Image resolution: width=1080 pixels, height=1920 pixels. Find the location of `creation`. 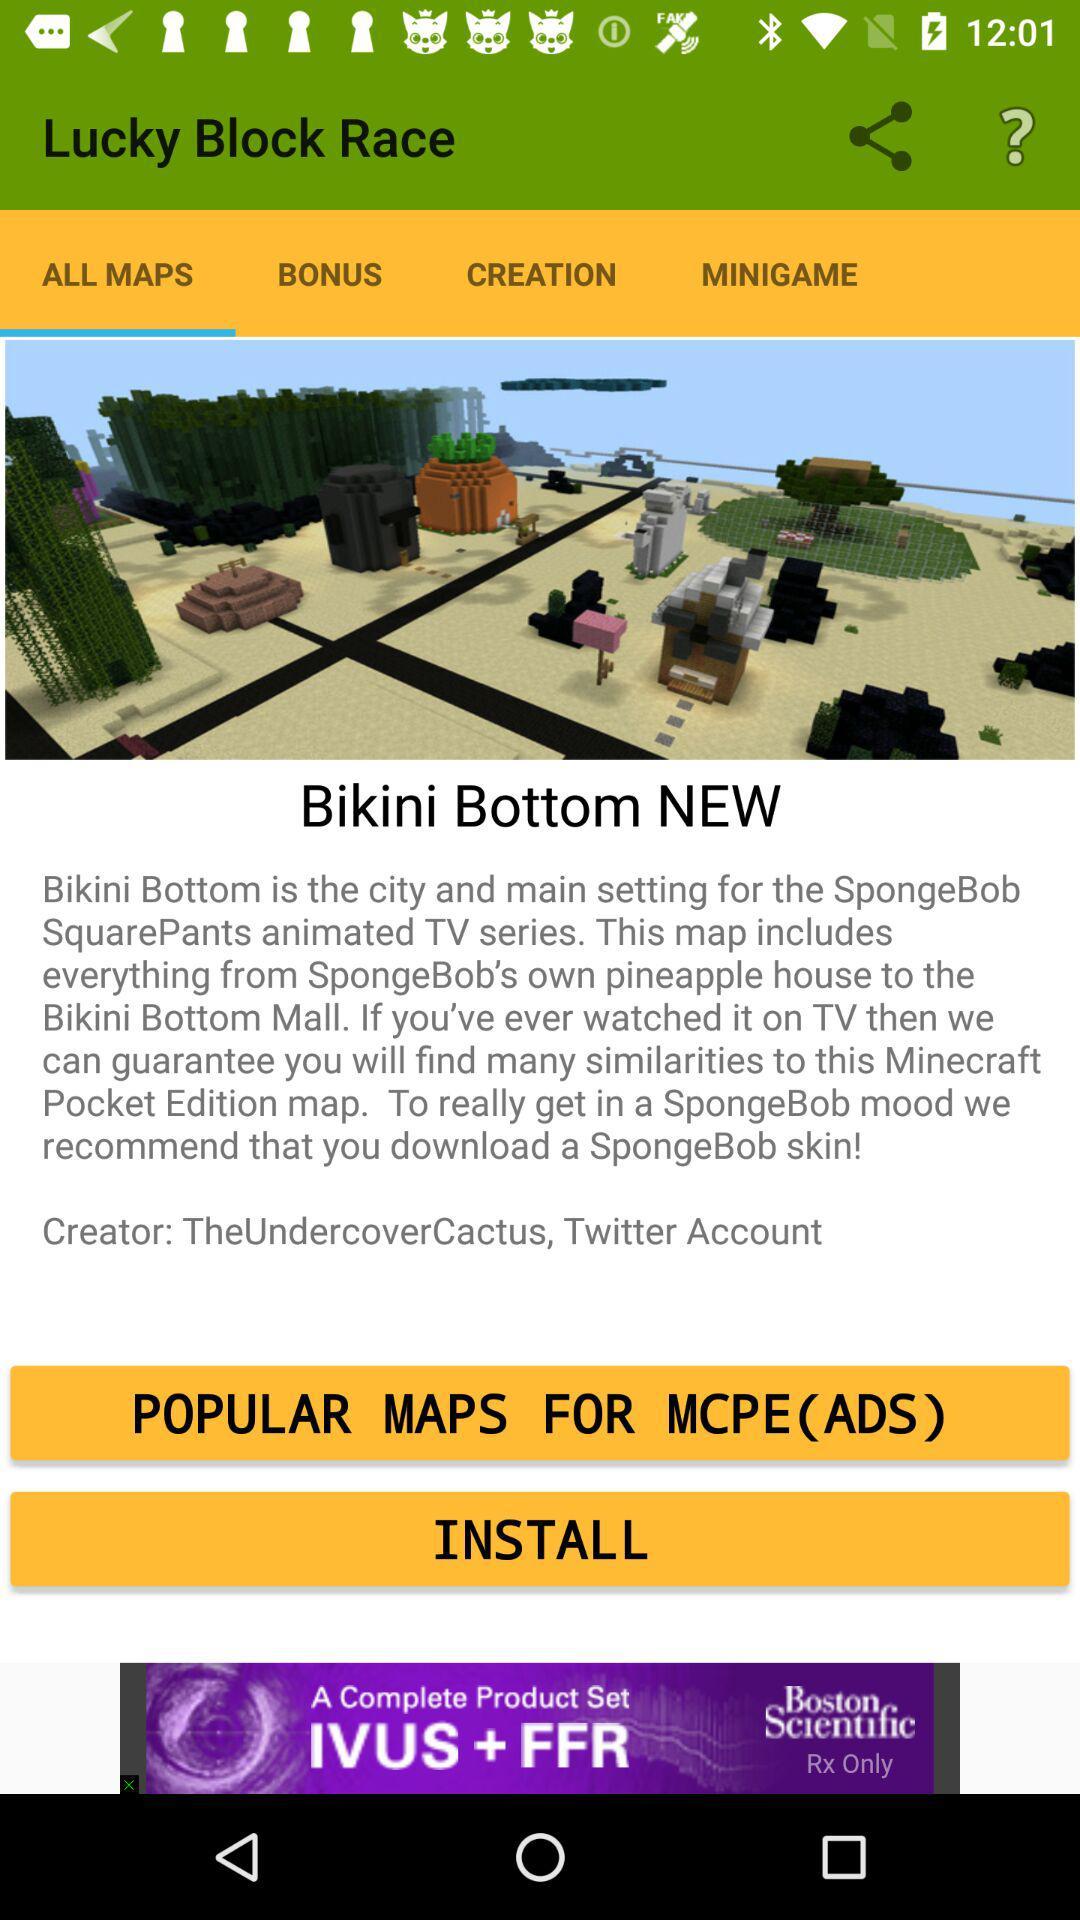

creation is located at coordinates (541, 272).